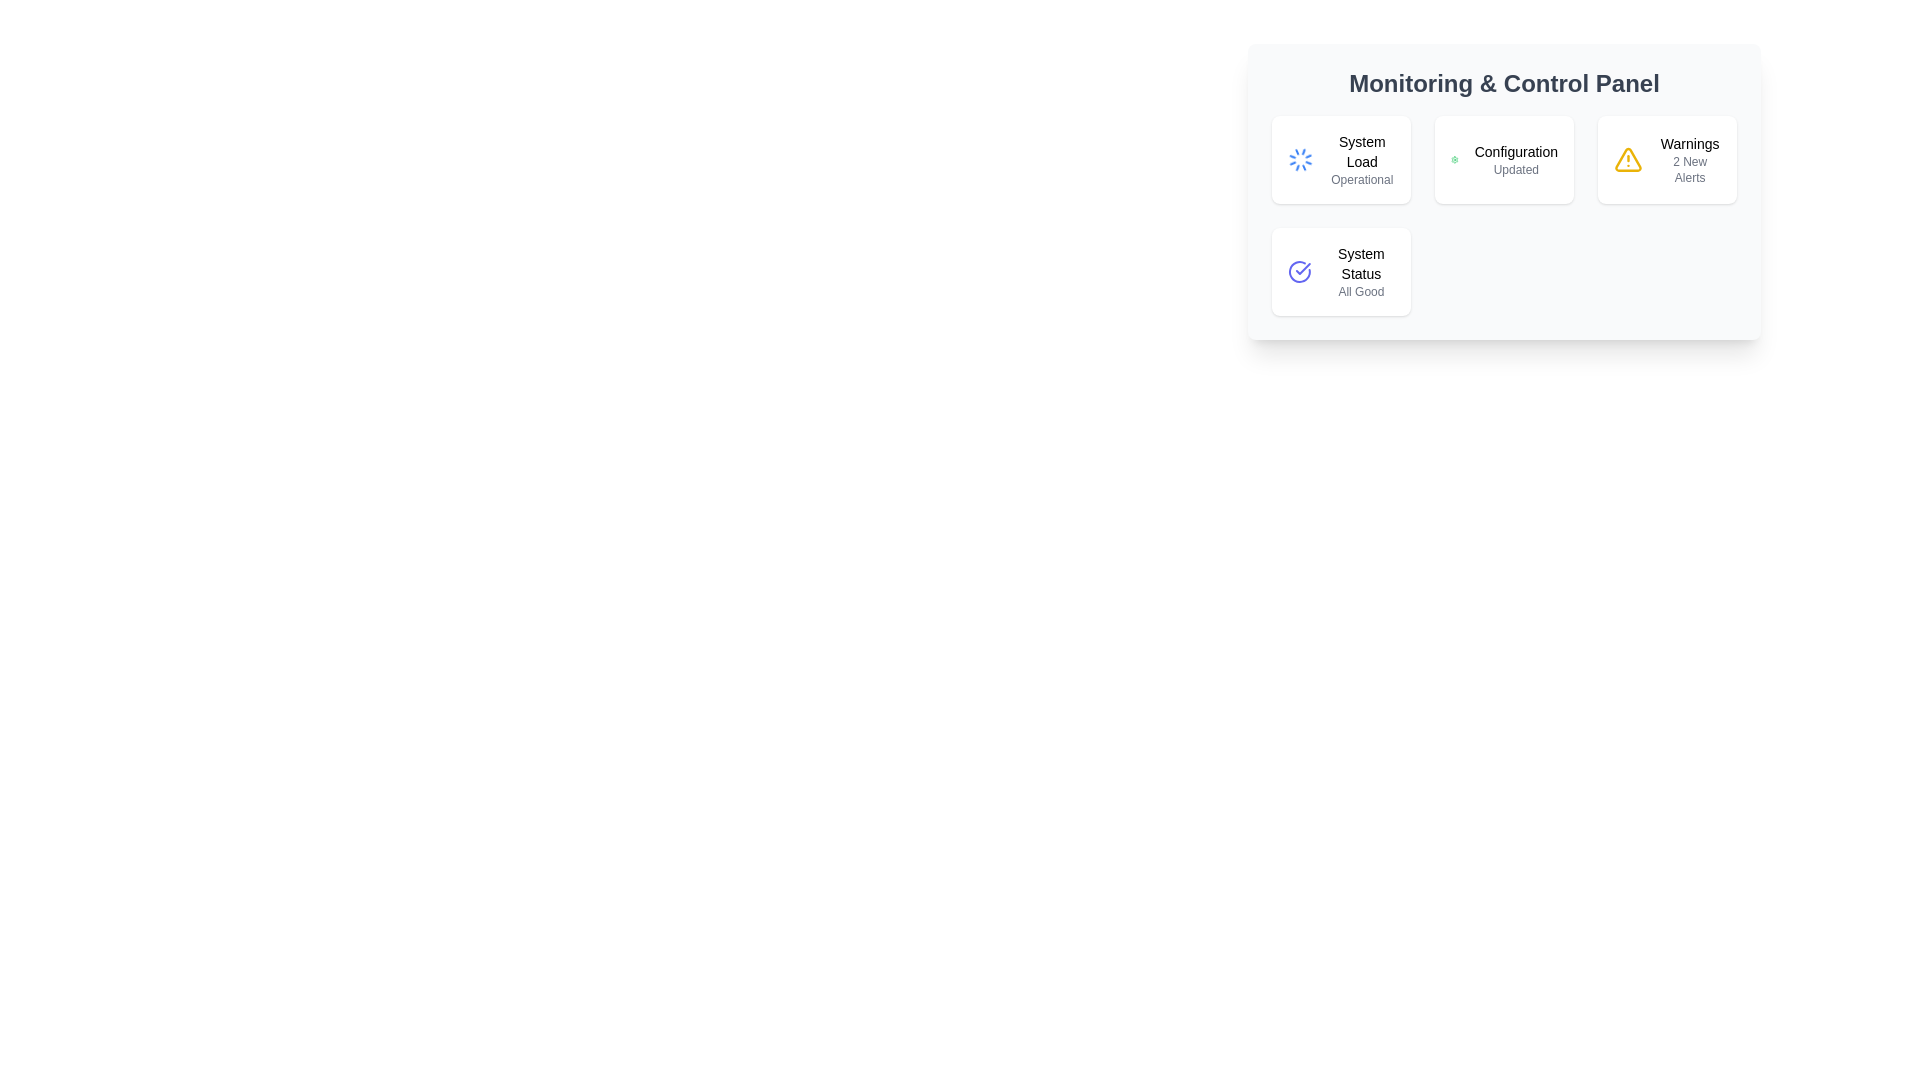 This screenshot has width=1920, height=1080. What do you see at coordinates (1504, 158) in the screenshot?
I see `the 'Configuration' informational card that indicates its status as 'Updated', located centrally in the second row of the grid layout` at bounding box center [1504, 158].